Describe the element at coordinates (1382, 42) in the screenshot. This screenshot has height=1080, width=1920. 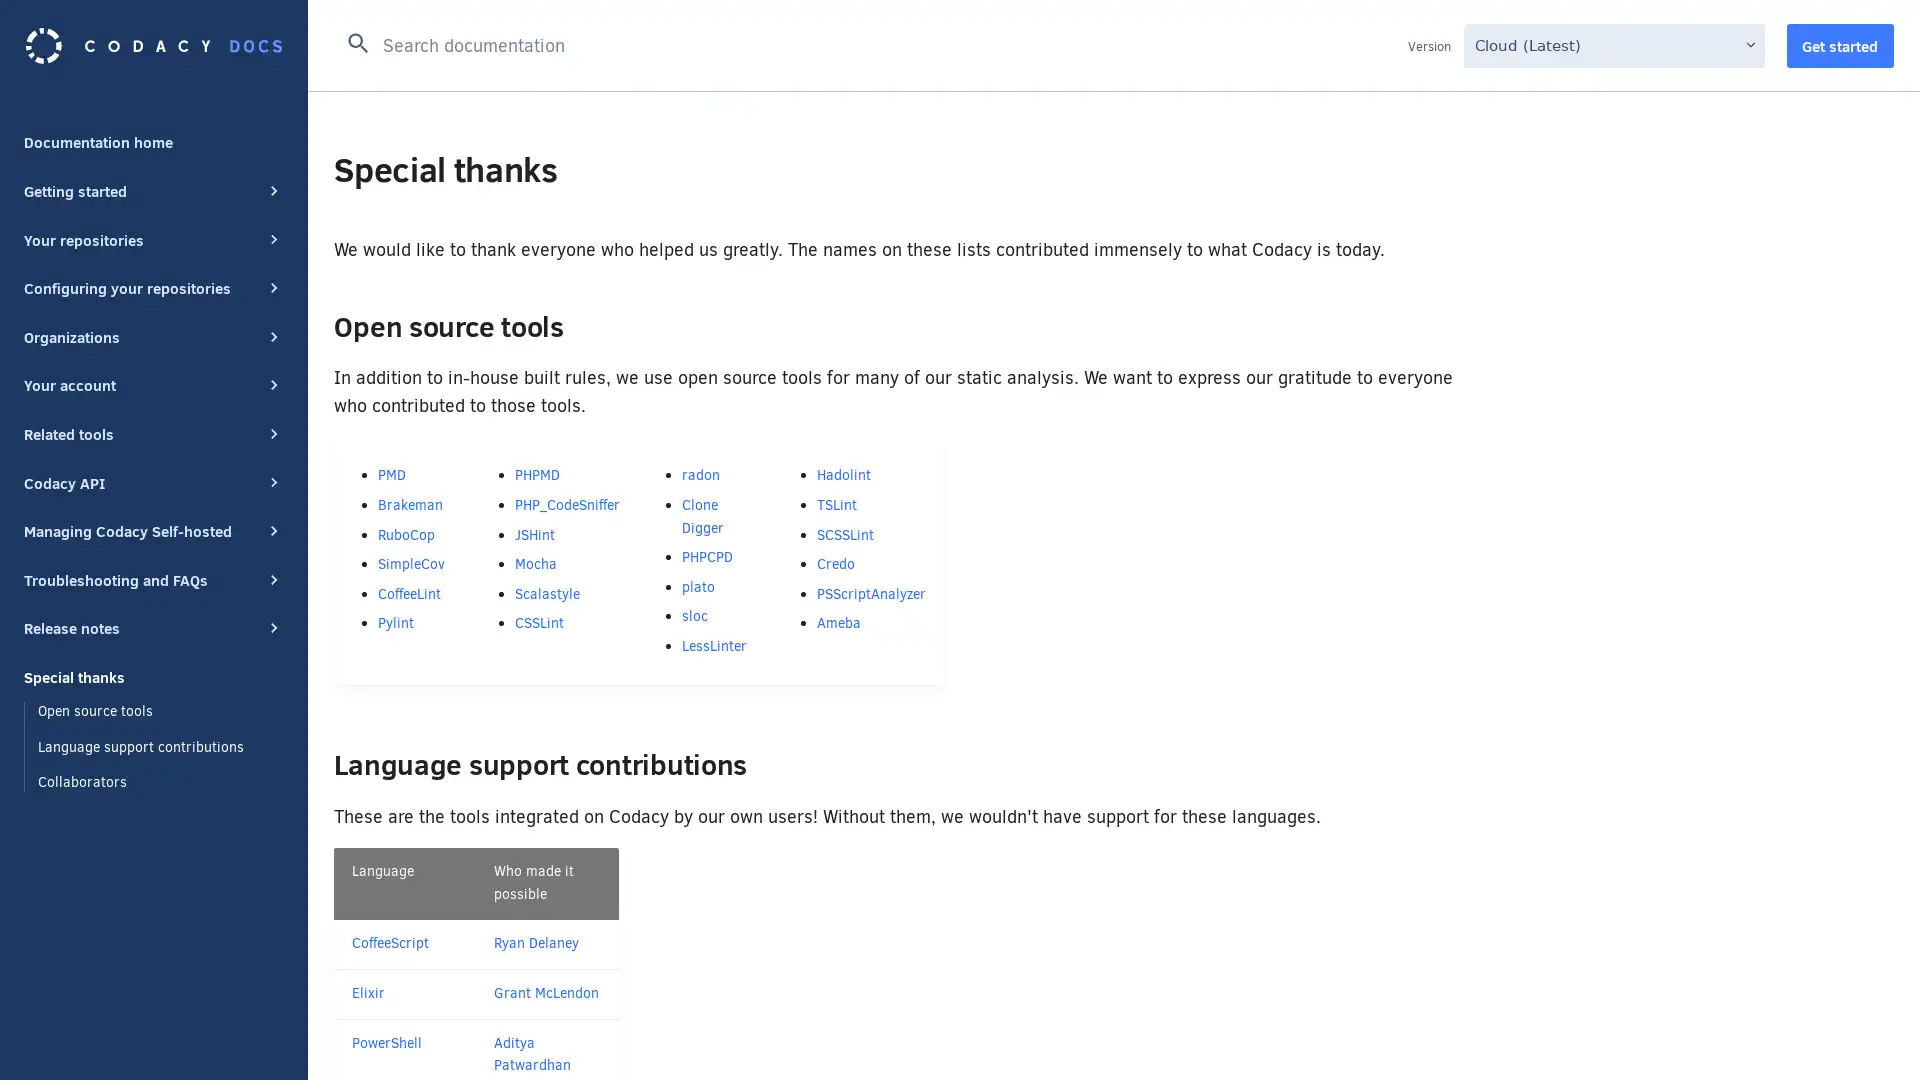
I see `Clear` at that location.